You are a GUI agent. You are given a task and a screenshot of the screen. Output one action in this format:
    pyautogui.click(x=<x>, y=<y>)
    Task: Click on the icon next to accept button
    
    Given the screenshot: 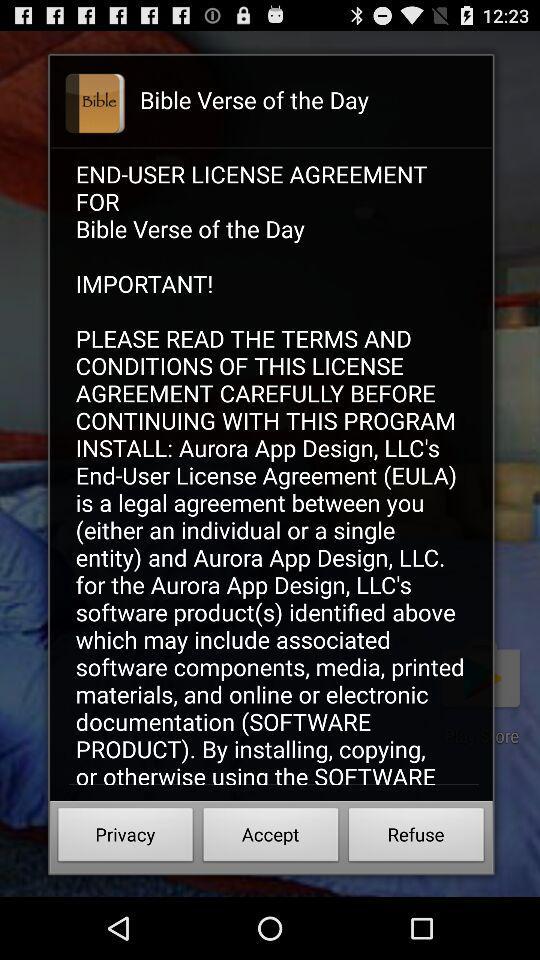 What is the action you would take?
    pyautogui.click(x=125, y=837)
    